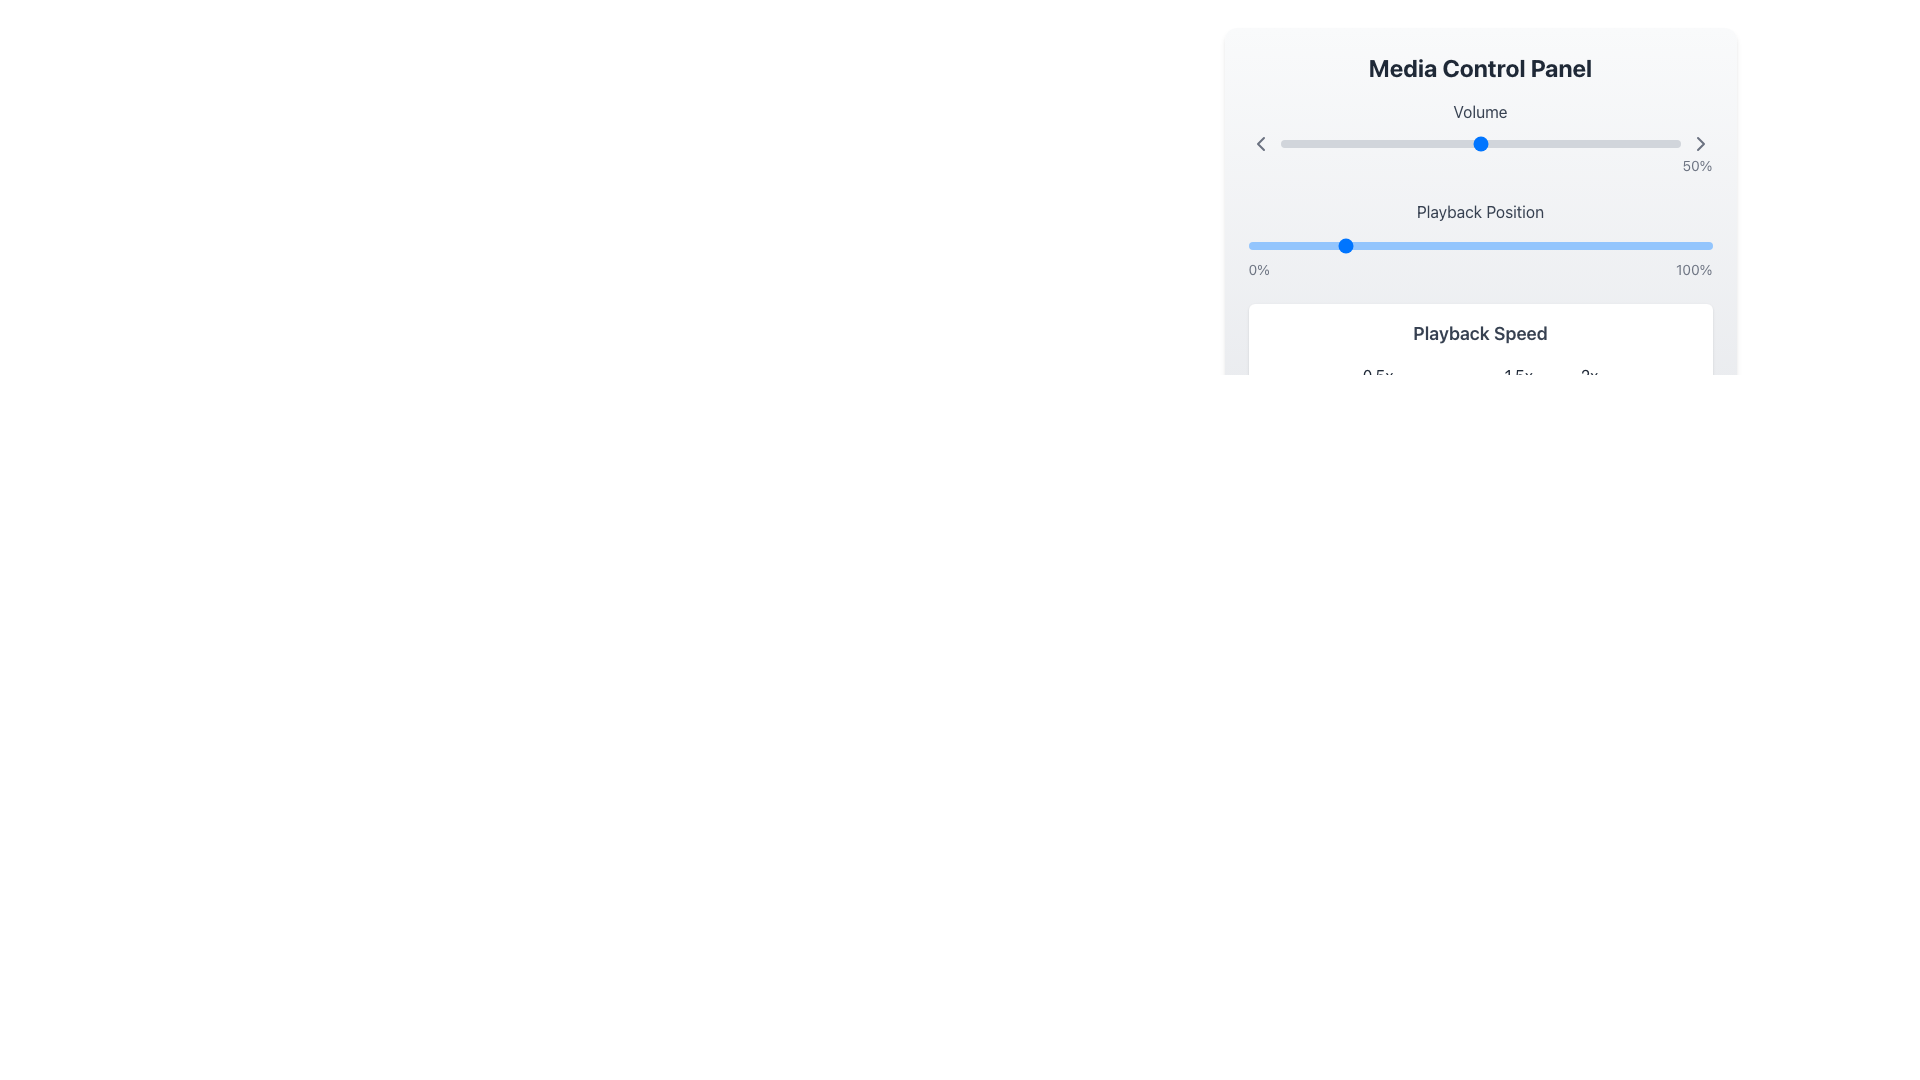  Describe the element at coordinates (1320, 142) in the screenshot. I see `volume` at that location.